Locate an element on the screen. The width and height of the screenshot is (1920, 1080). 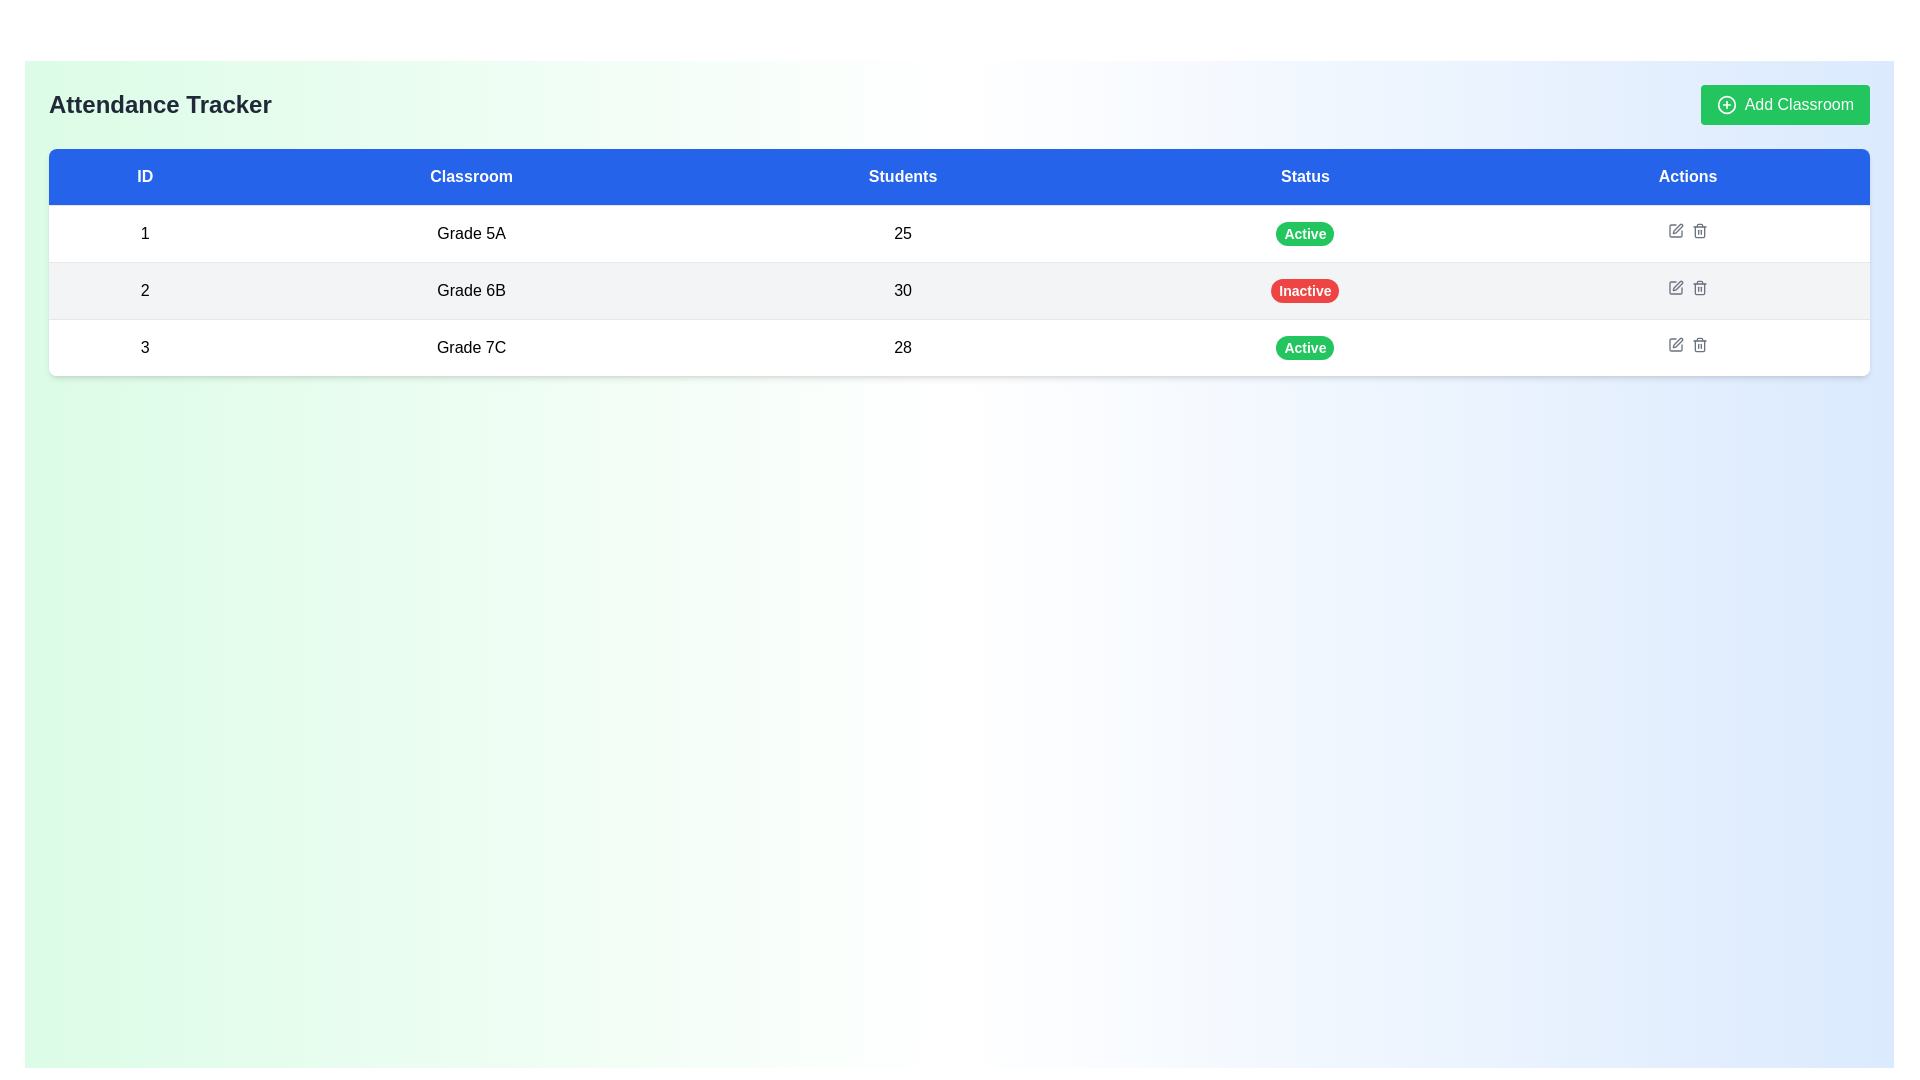
the interactive button-like icons in the 'Actions' column of the first row of the data table is located at coordinates (1687, 233).